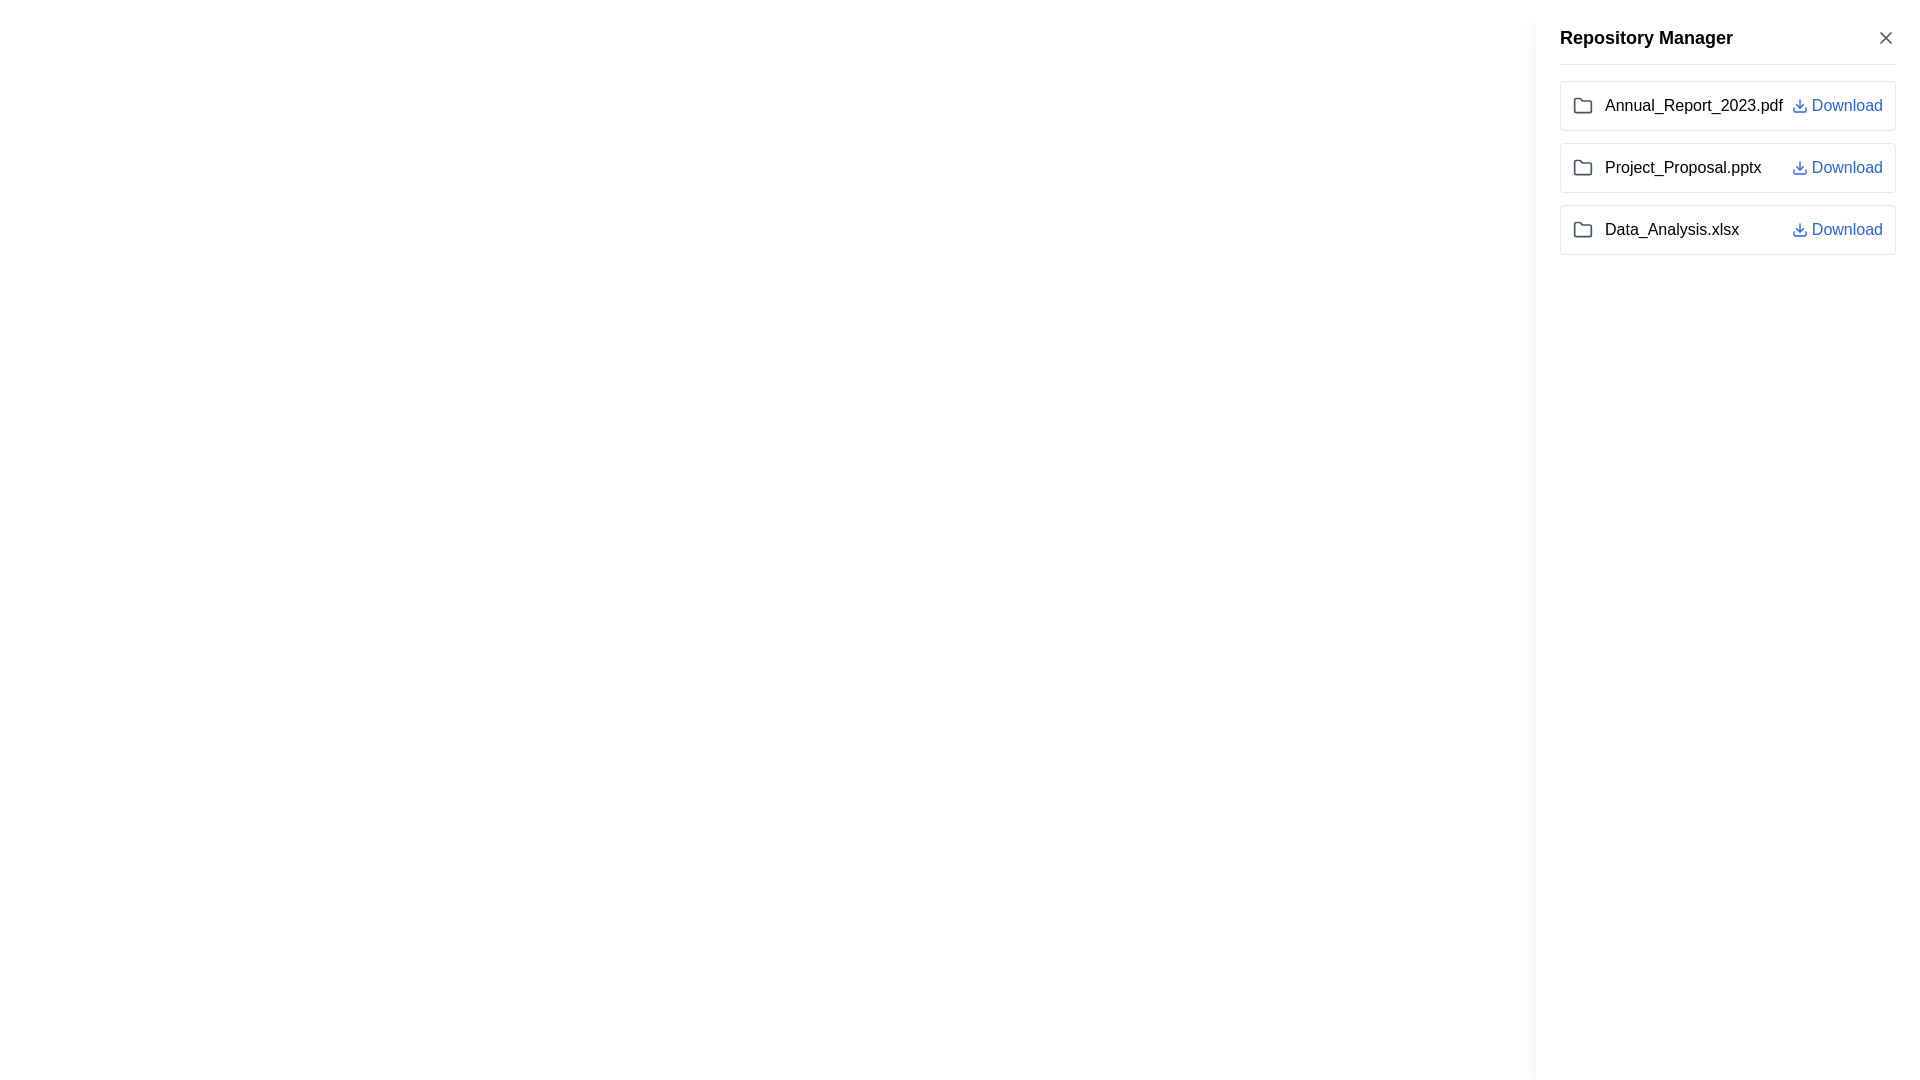 The image size is (1920, 1080). I want to click on the file item named 'Data_Analysis.xlsx' located in the right-hand panel under 'Repository Manager', so click(1656, 229).